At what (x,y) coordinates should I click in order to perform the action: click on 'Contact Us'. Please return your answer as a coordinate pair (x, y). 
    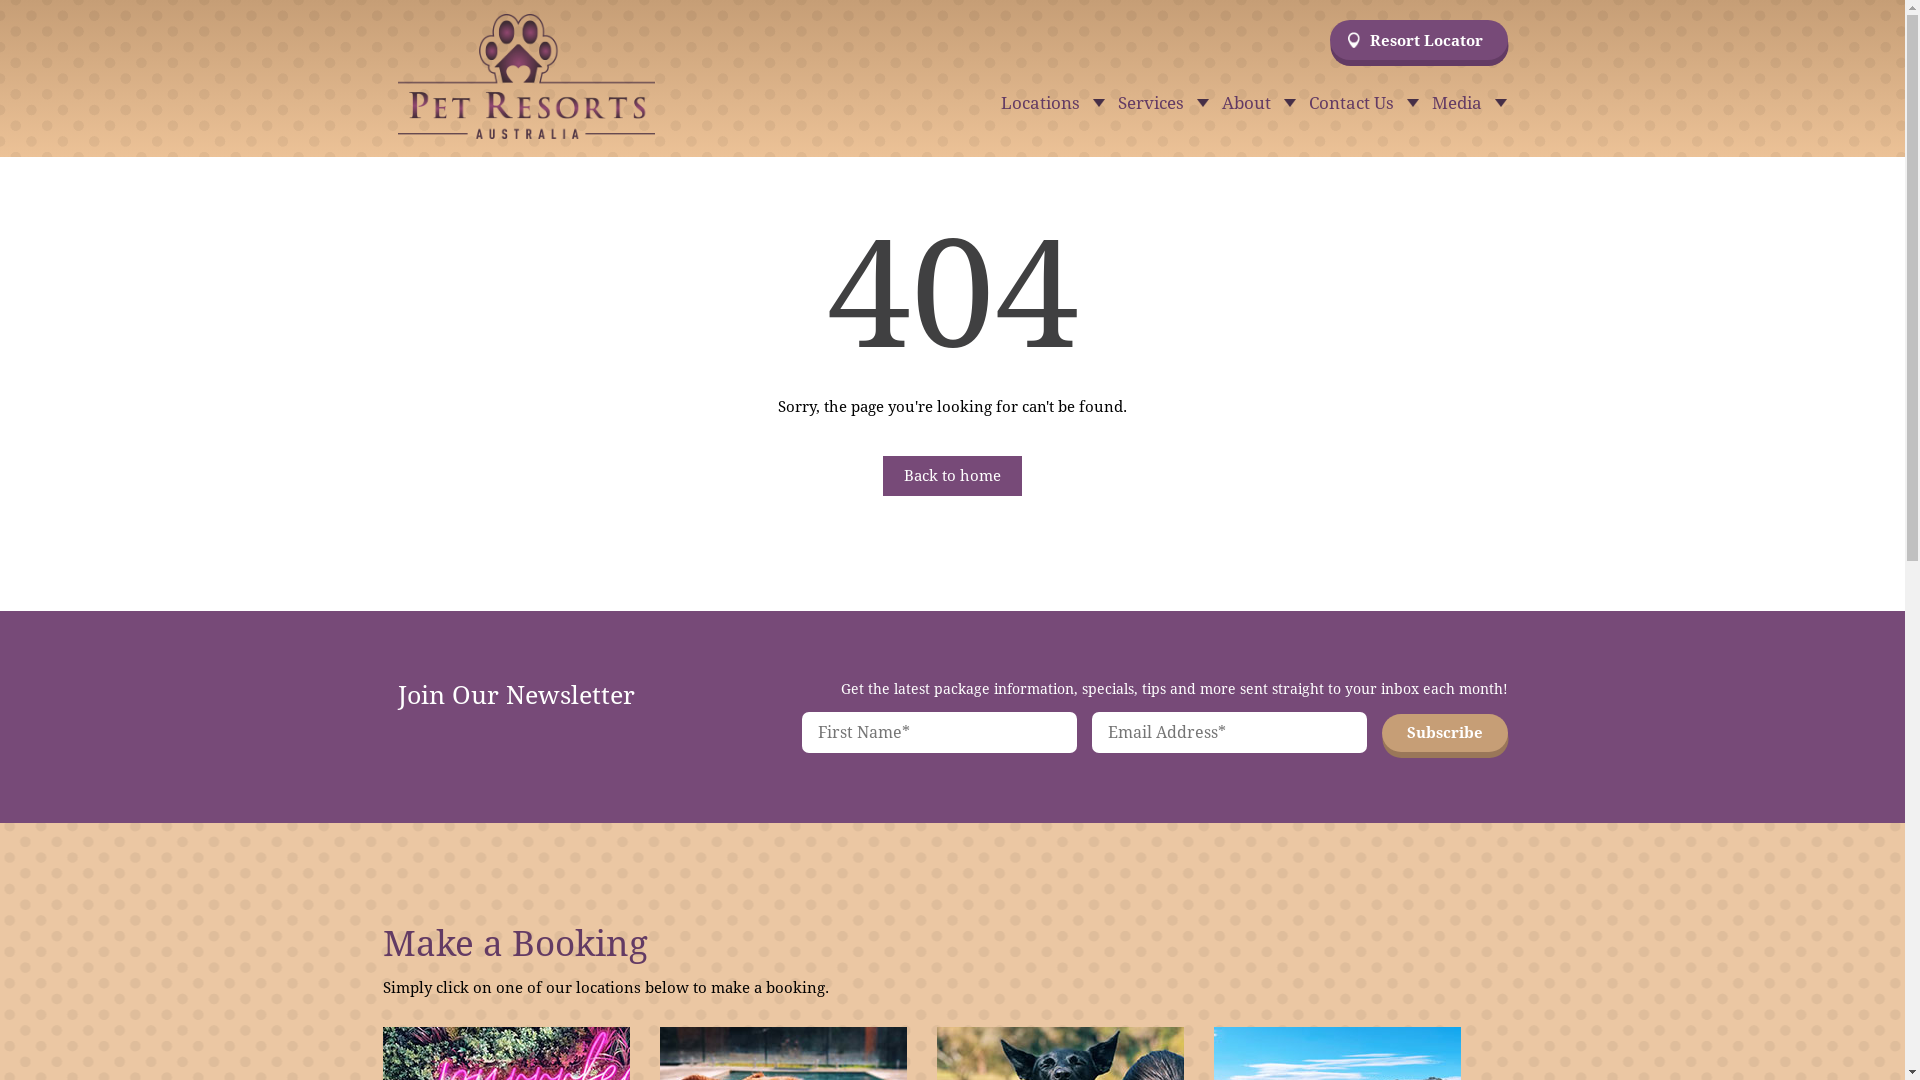
    Looking at the image, I should click on (1359, 104).